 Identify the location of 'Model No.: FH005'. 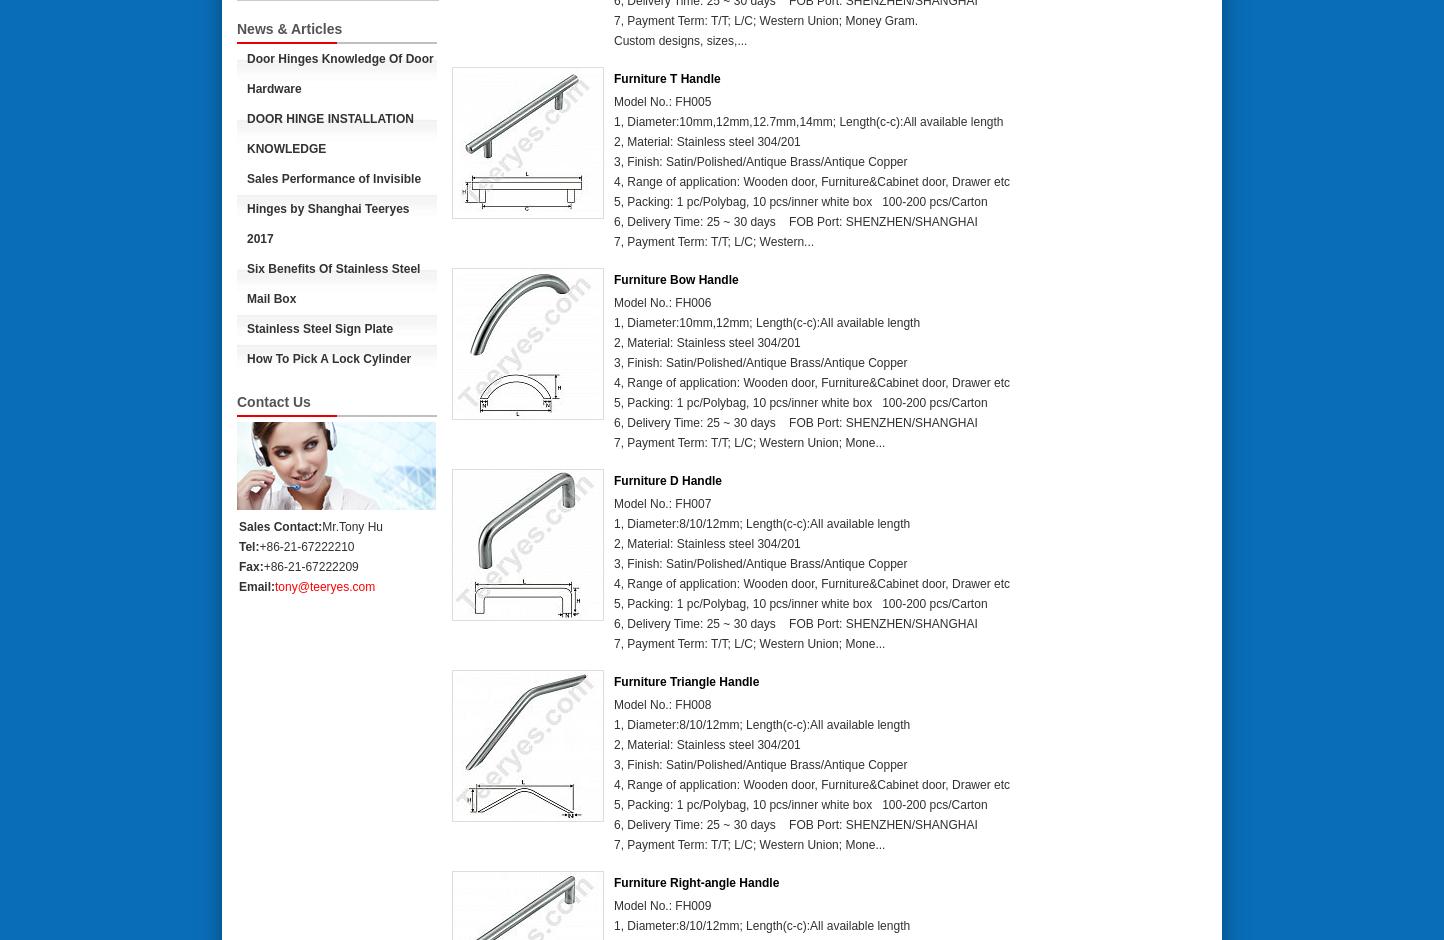
(662, 101).